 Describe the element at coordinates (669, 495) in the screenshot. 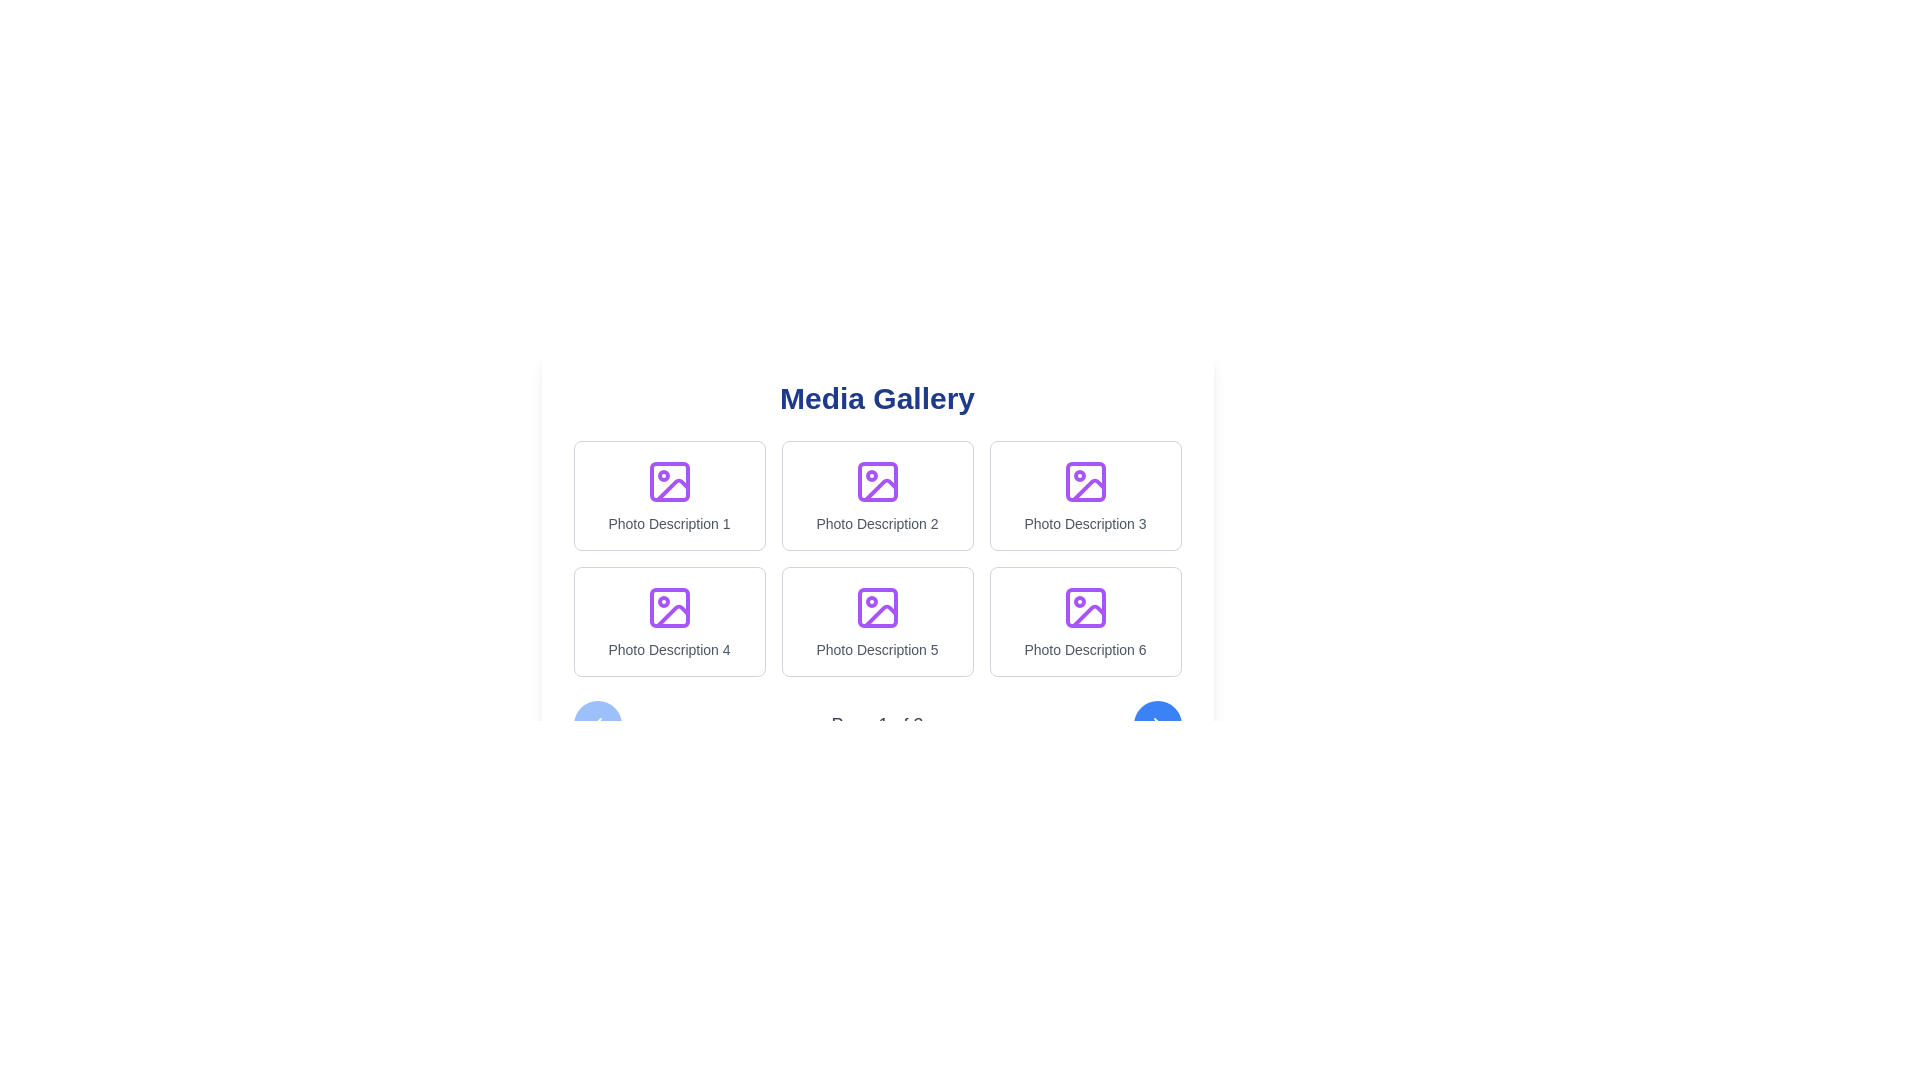

I see `the Media tile in the top-left corner of the media gallery` at that location.